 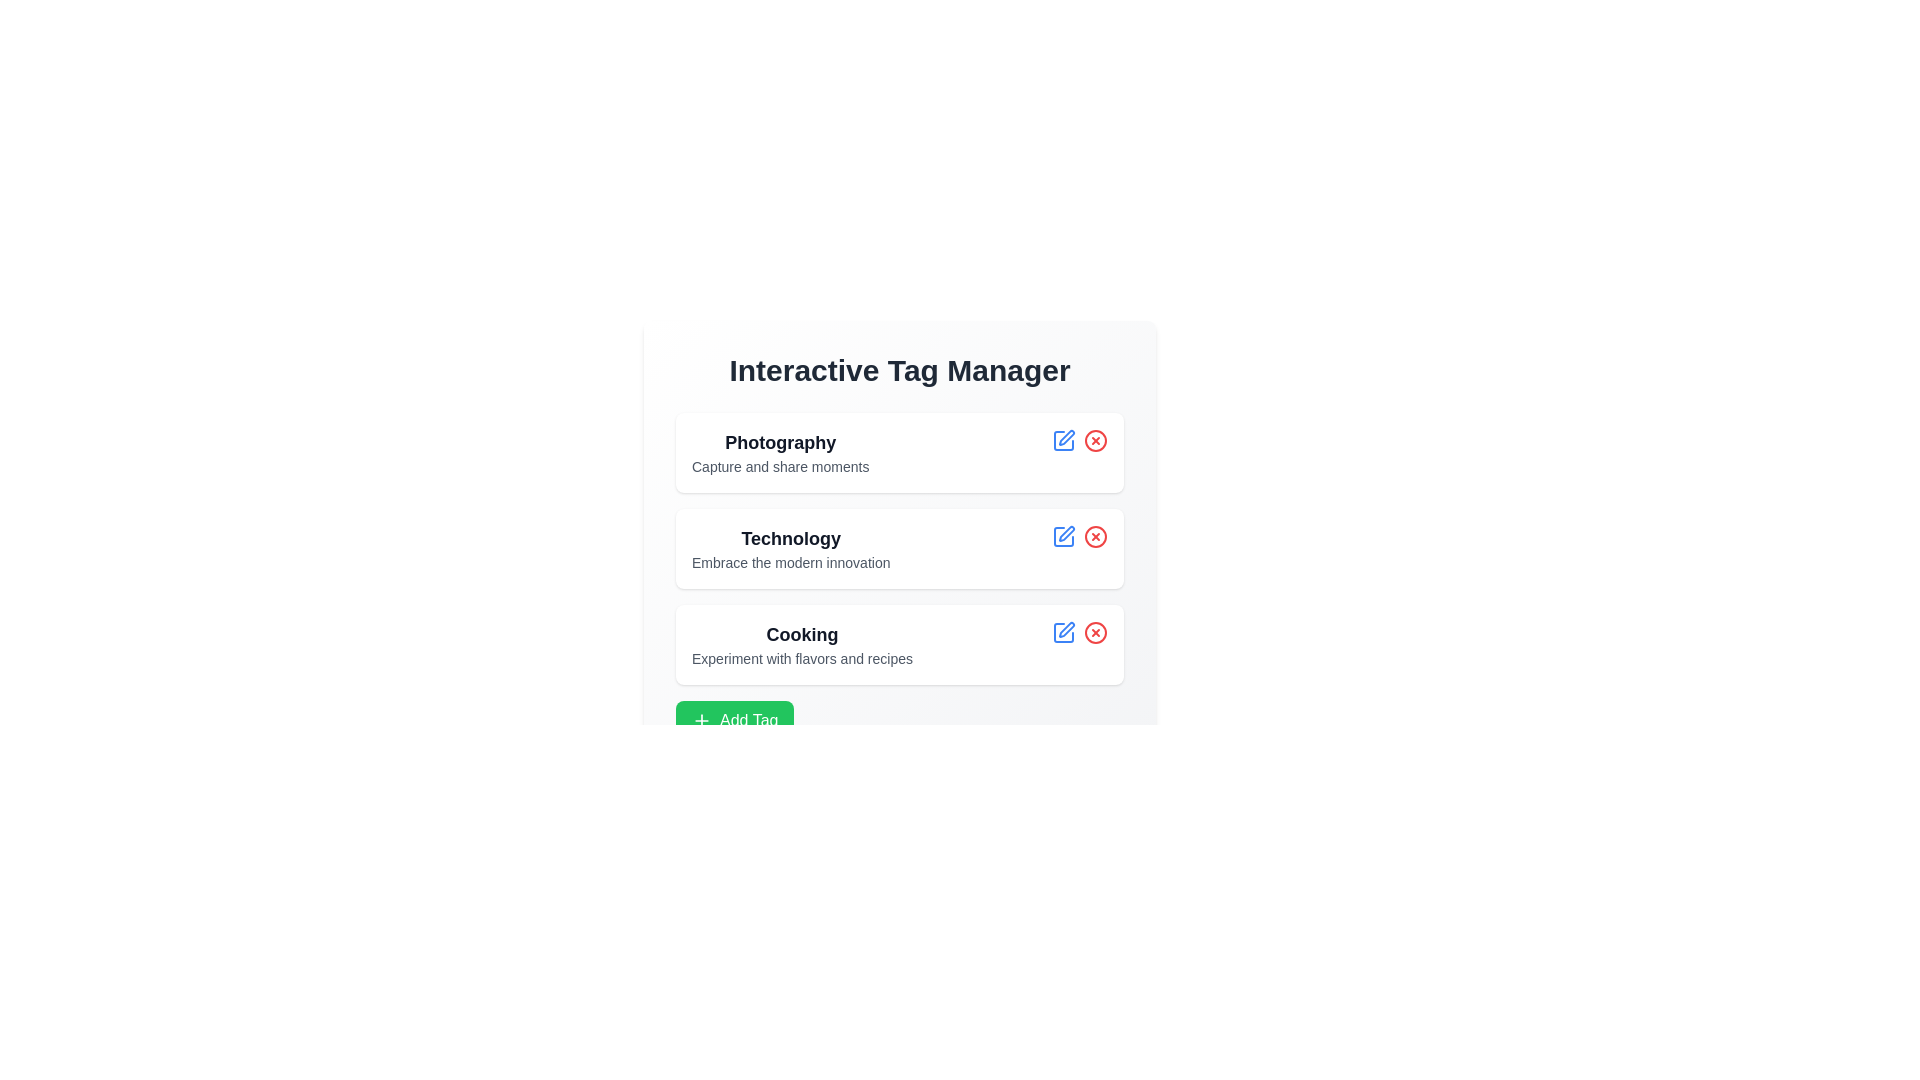 What do you see at coordinates (1094, 439) in the screenshot?
I see `the delete button for the 'Photography' tag item to trigger the tooltip or highlight effect` at bounding box center [1094, 439].